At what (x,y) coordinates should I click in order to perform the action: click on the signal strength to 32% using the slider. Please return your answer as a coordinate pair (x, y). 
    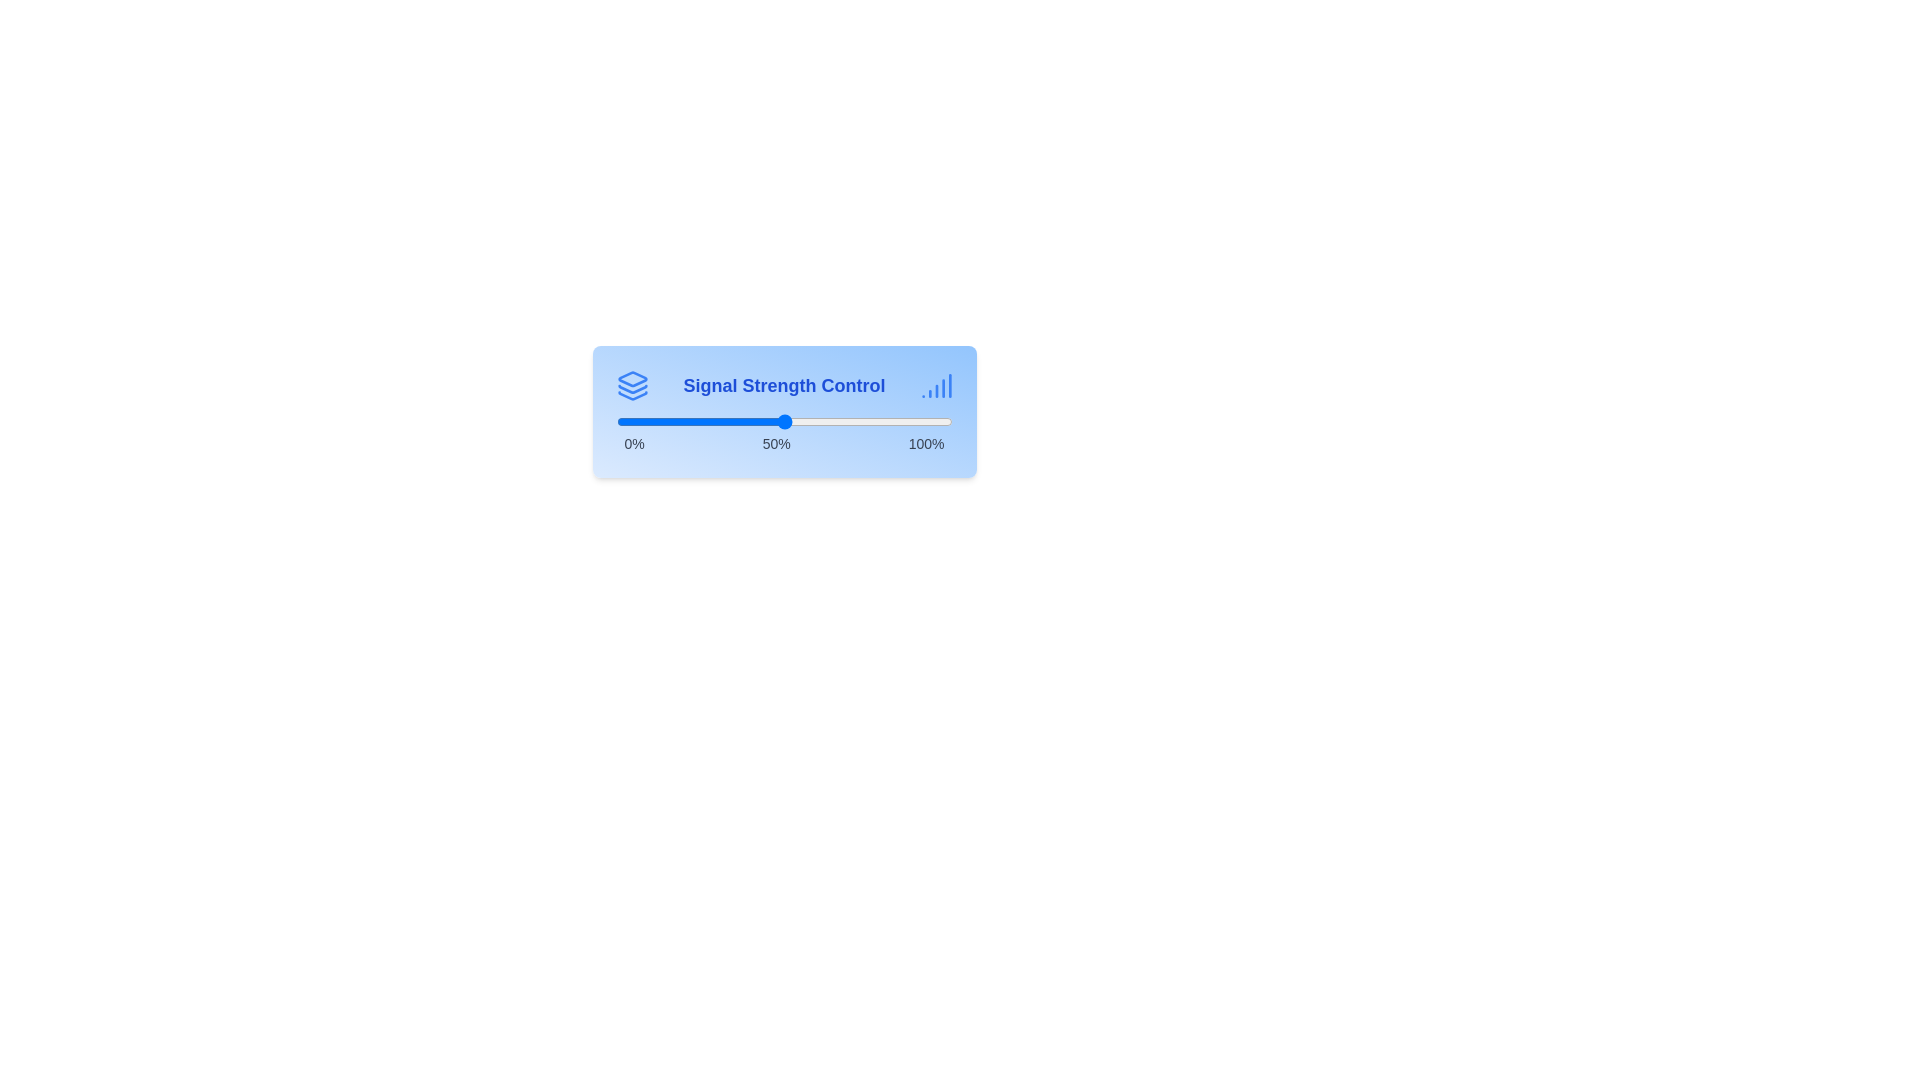
    Looking at the image, I should click on (723, 420).